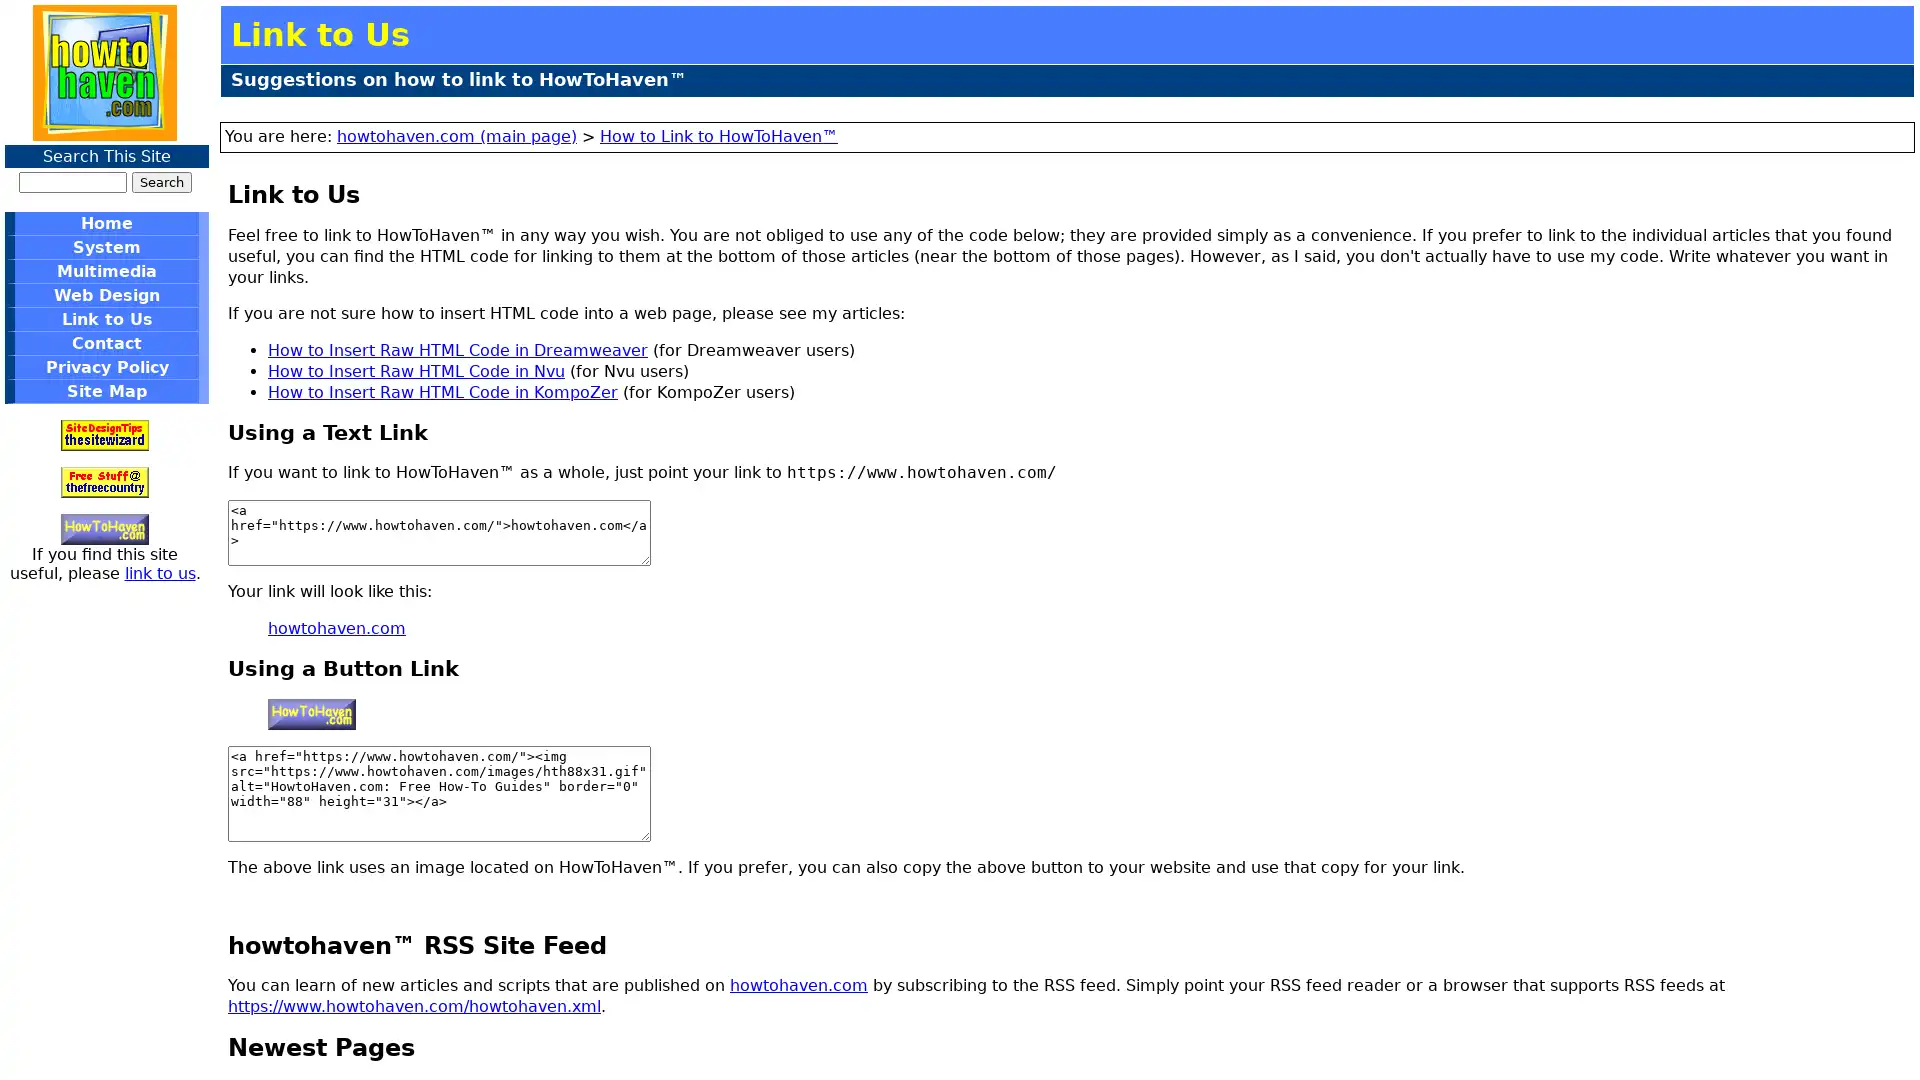 The width and height of the screenshot is (1920, 1080). Describe the element at coordinates (161, 182) in the screenshot. I see `Search` at that location.